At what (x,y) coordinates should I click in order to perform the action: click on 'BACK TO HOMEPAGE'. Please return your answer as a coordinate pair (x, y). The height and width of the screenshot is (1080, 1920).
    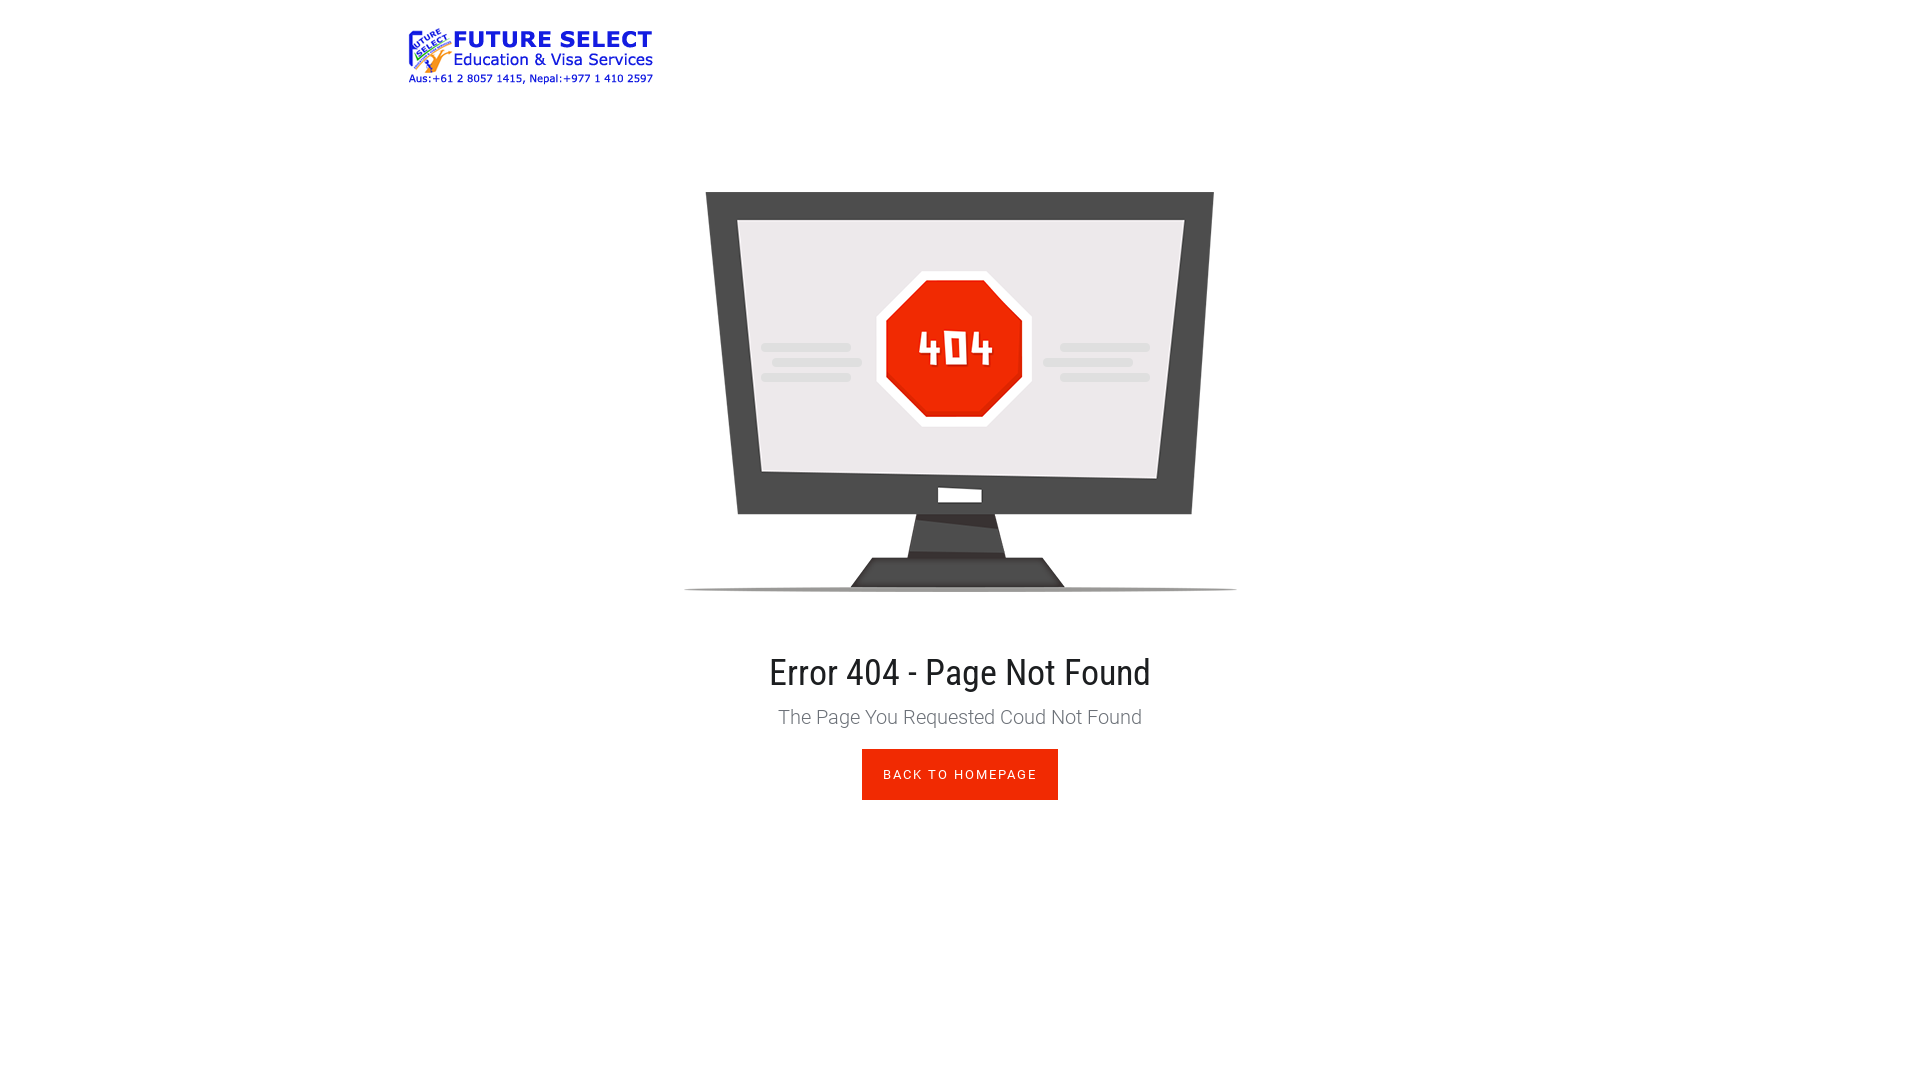
    Looking at the image, I should click on (960, 773).